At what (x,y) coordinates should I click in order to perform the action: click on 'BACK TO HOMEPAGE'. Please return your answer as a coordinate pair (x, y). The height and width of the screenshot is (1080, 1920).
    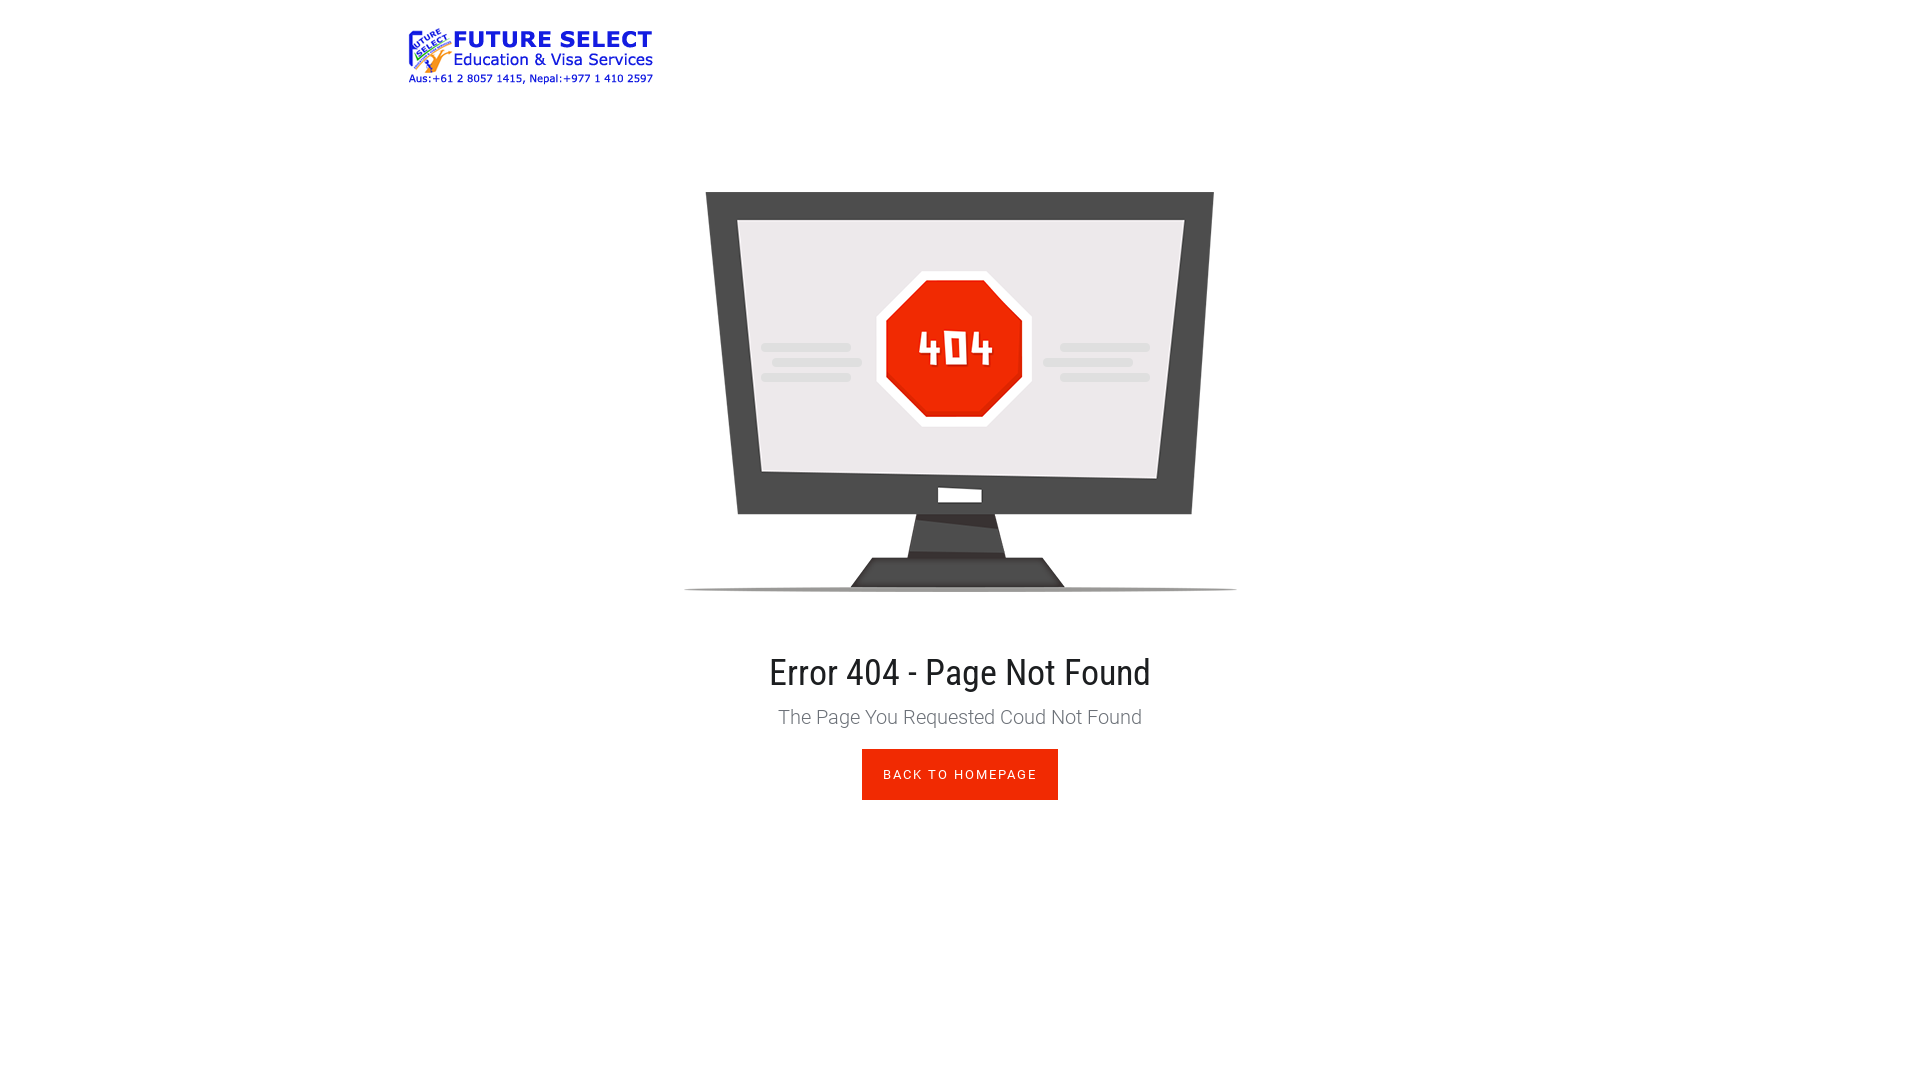
    Looking at the image, I should click on (960, 773).